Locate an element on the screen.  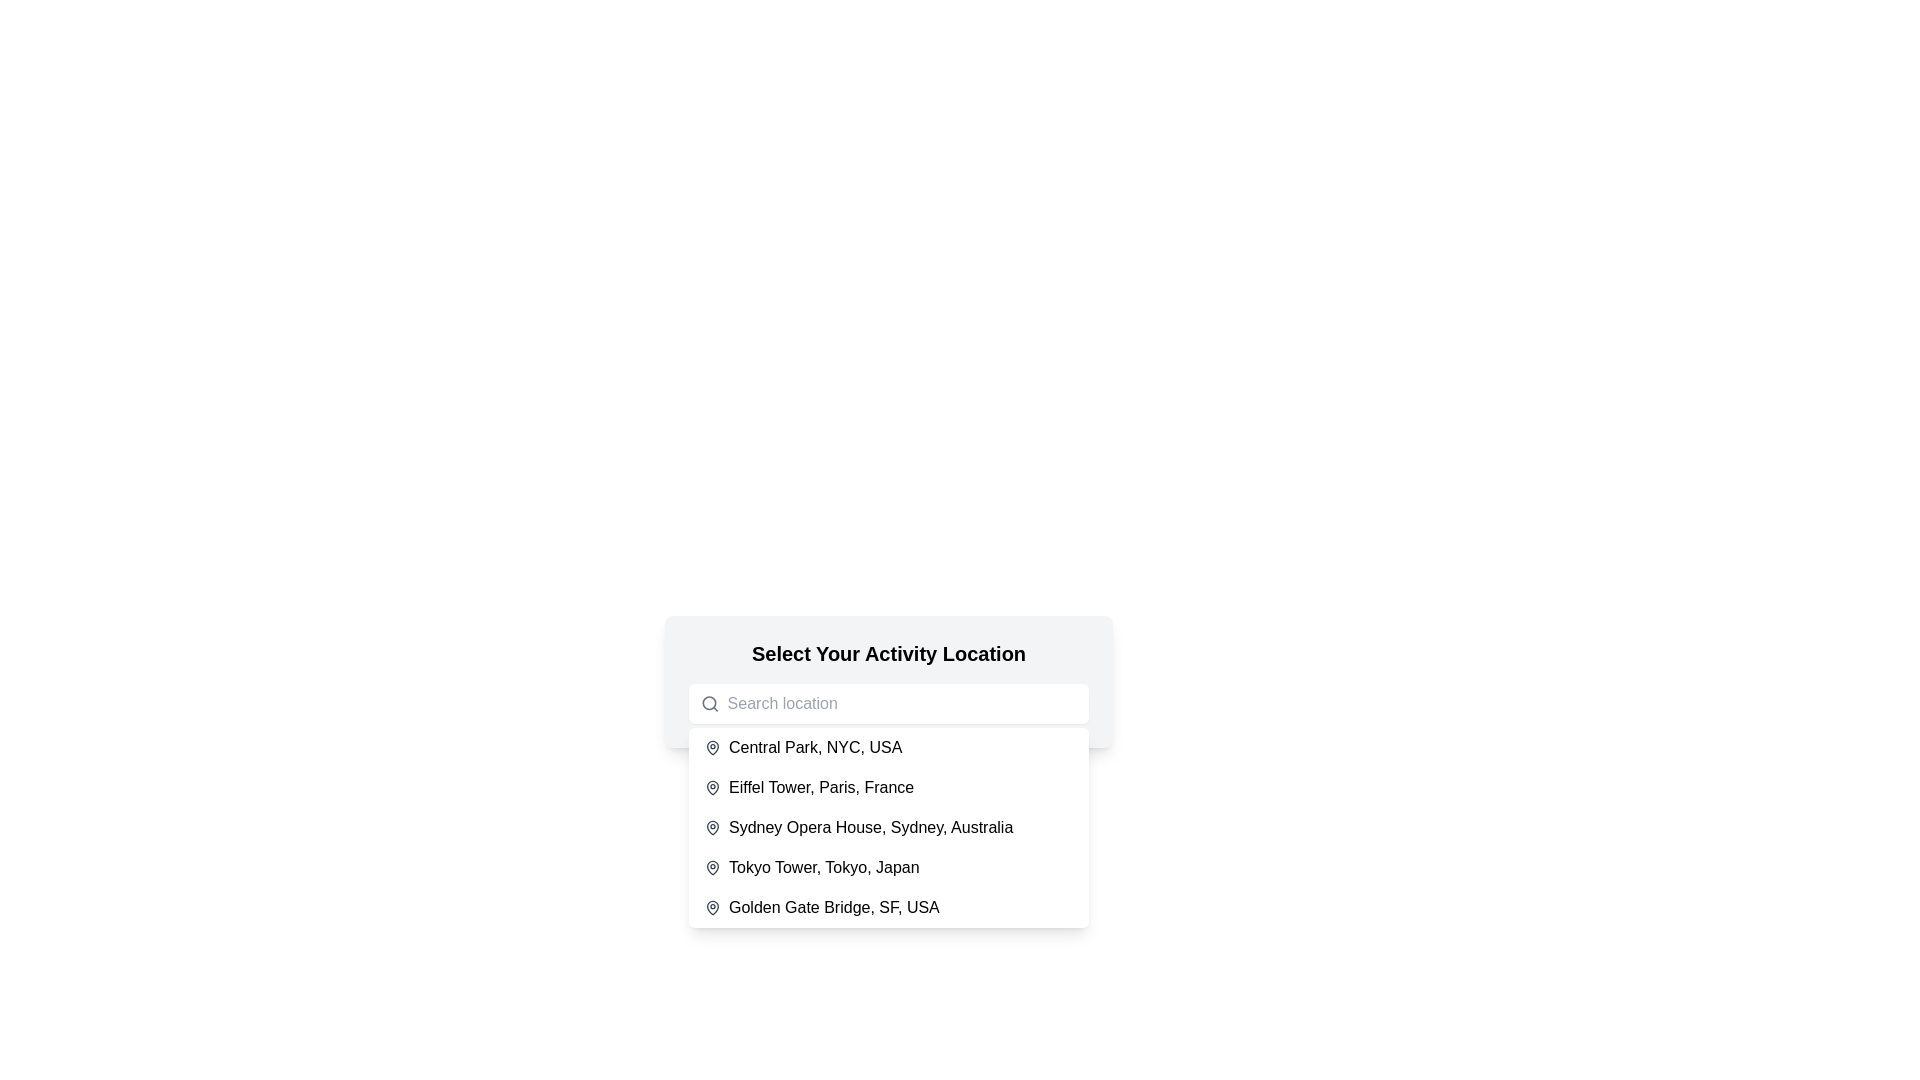
the map pin icon representing the location entry for 'Central Park, NYC, USA' in the dropdown menu is located at coordinates (713, 748).